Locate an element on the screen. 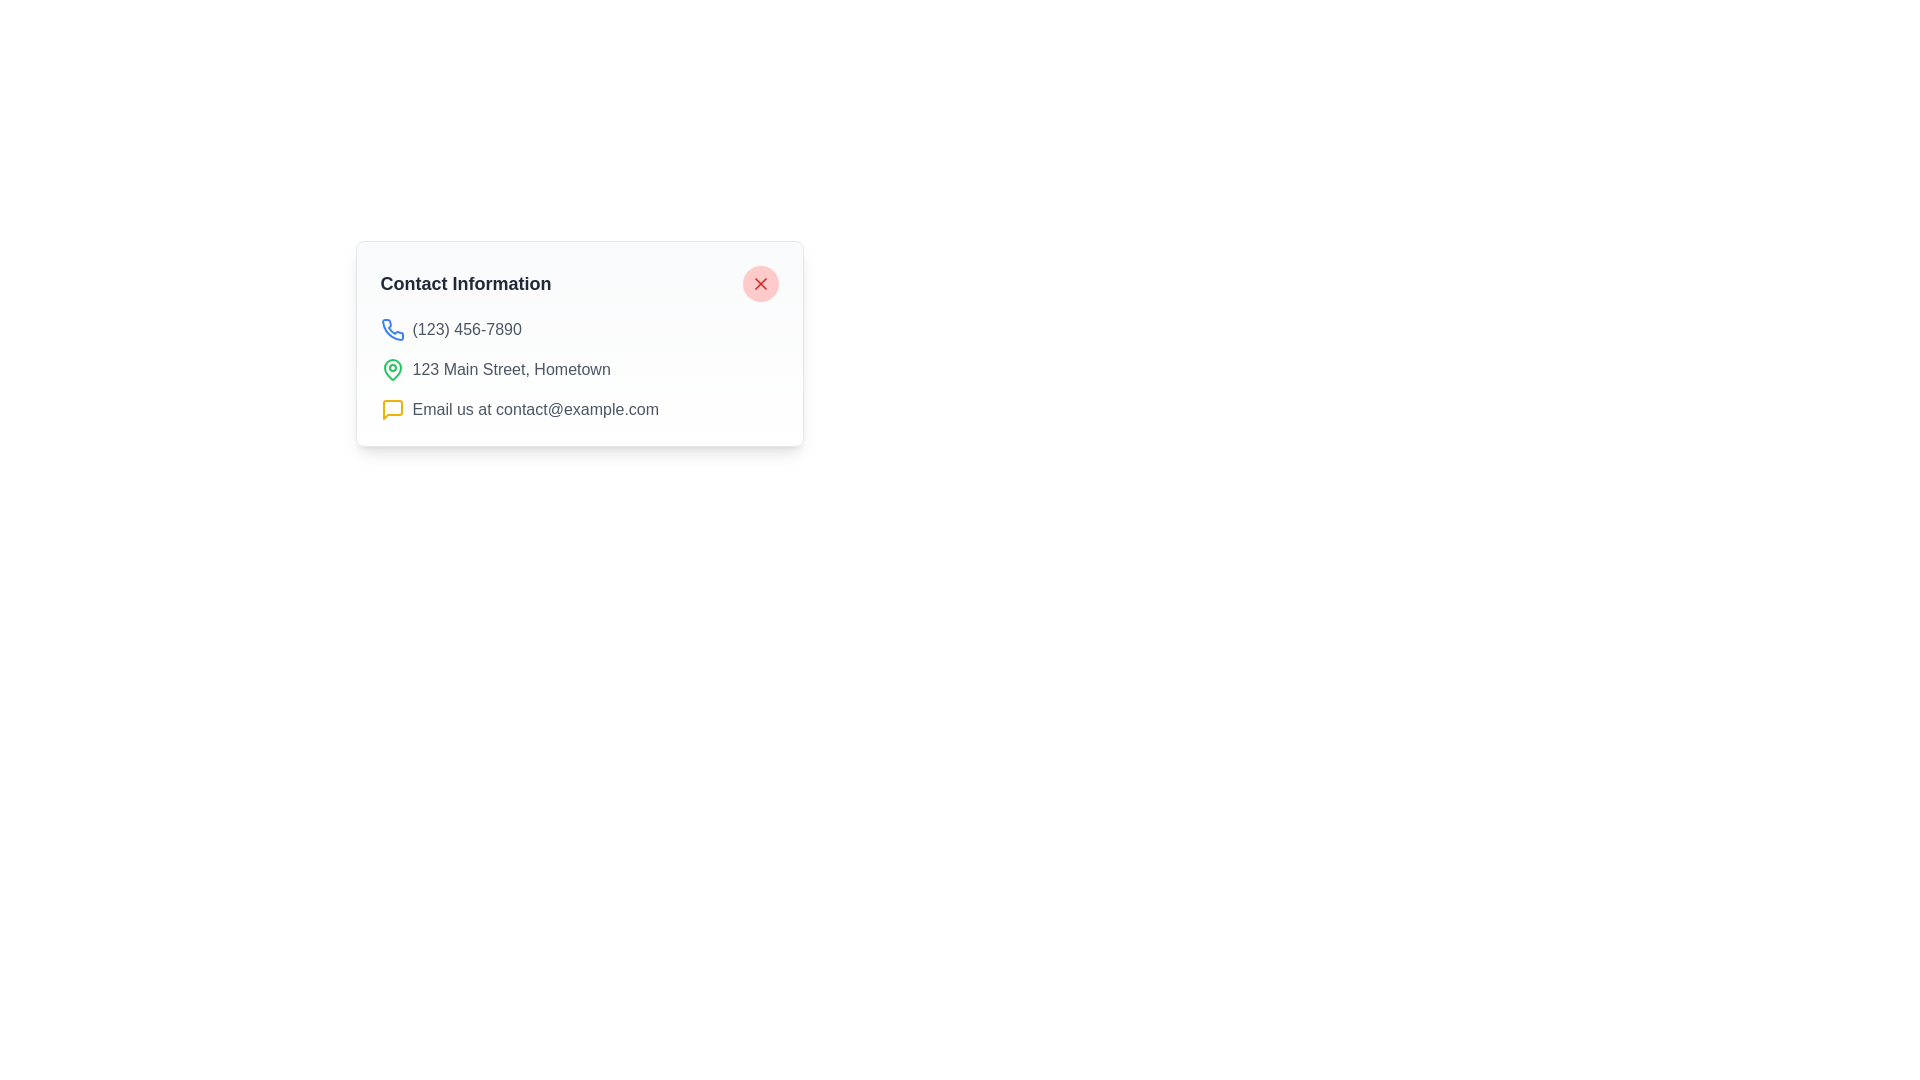  the static text element displaying the phone number is located at coordinates (466, 329).